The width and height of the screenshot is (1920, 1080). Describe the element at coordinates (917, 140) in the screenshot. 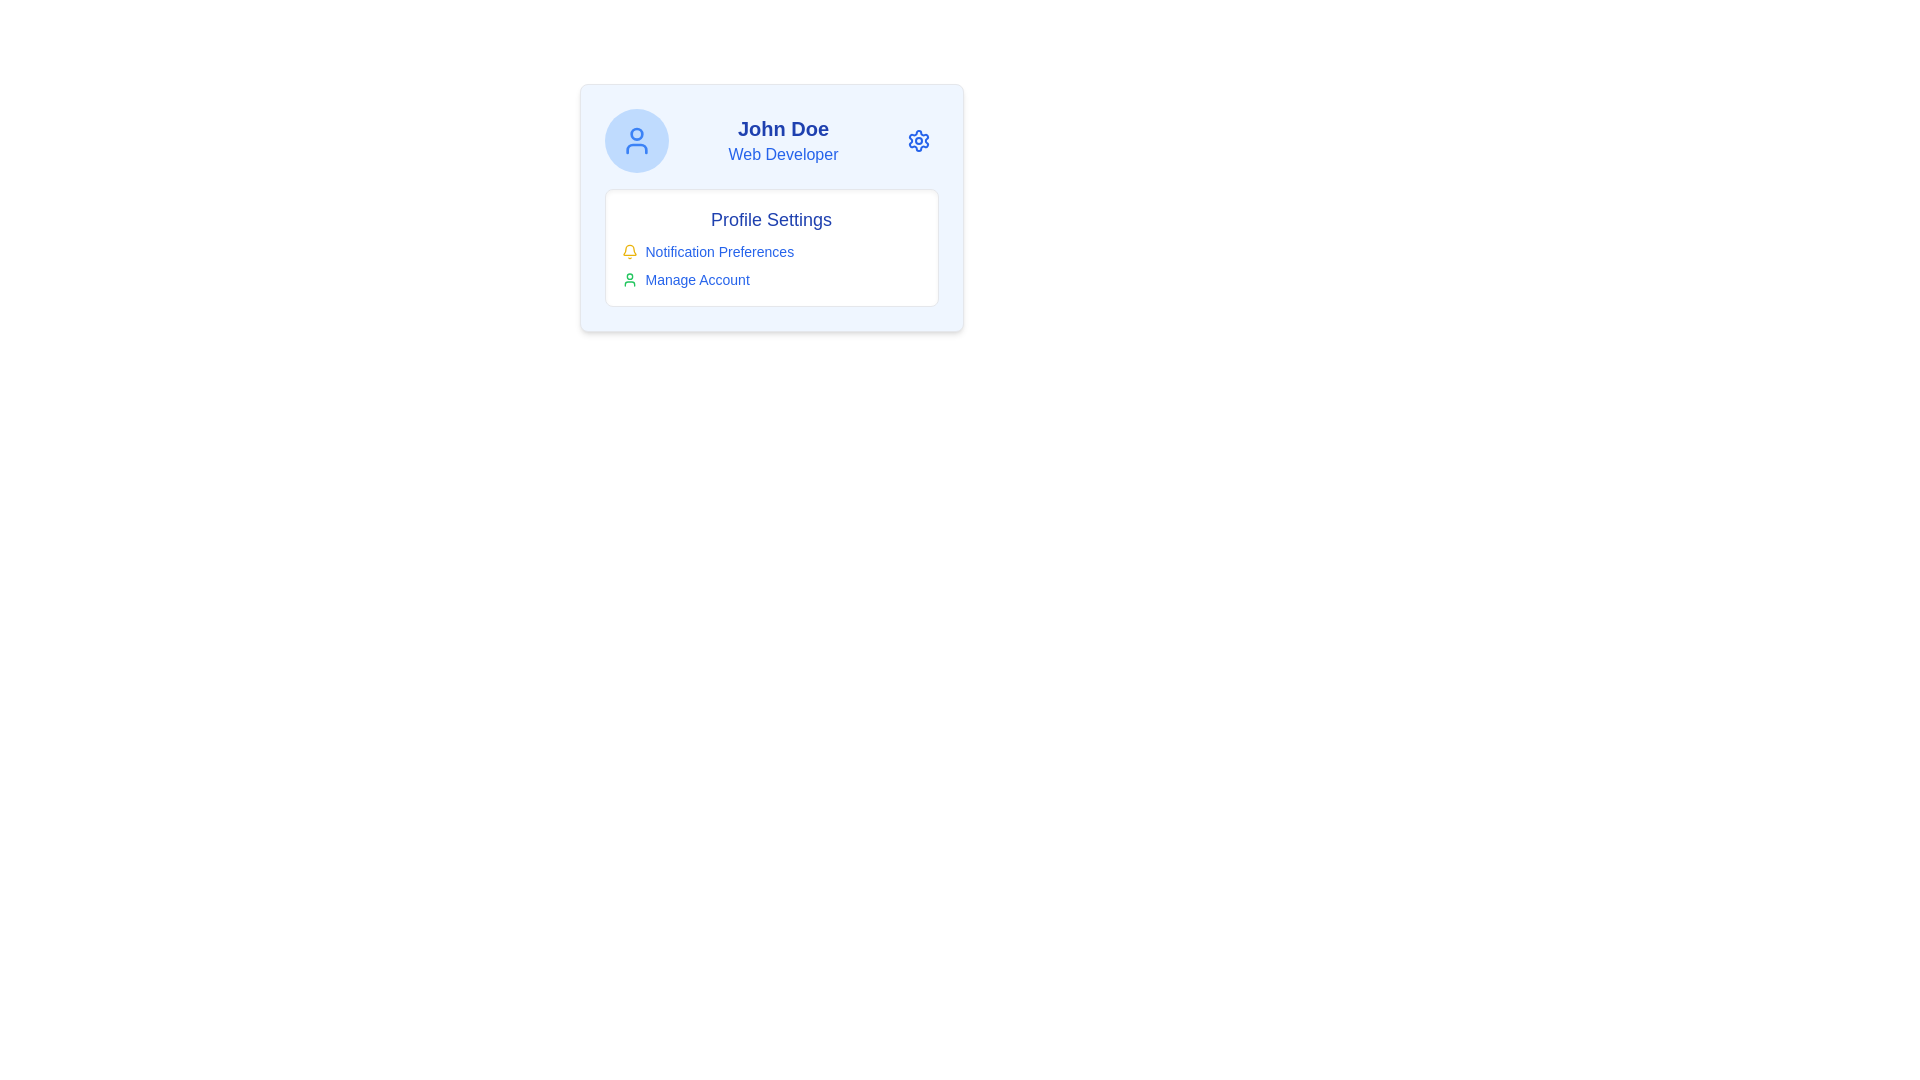

I see `the settings cogwheel icon located at the top-right corner of the profile card` at that location.